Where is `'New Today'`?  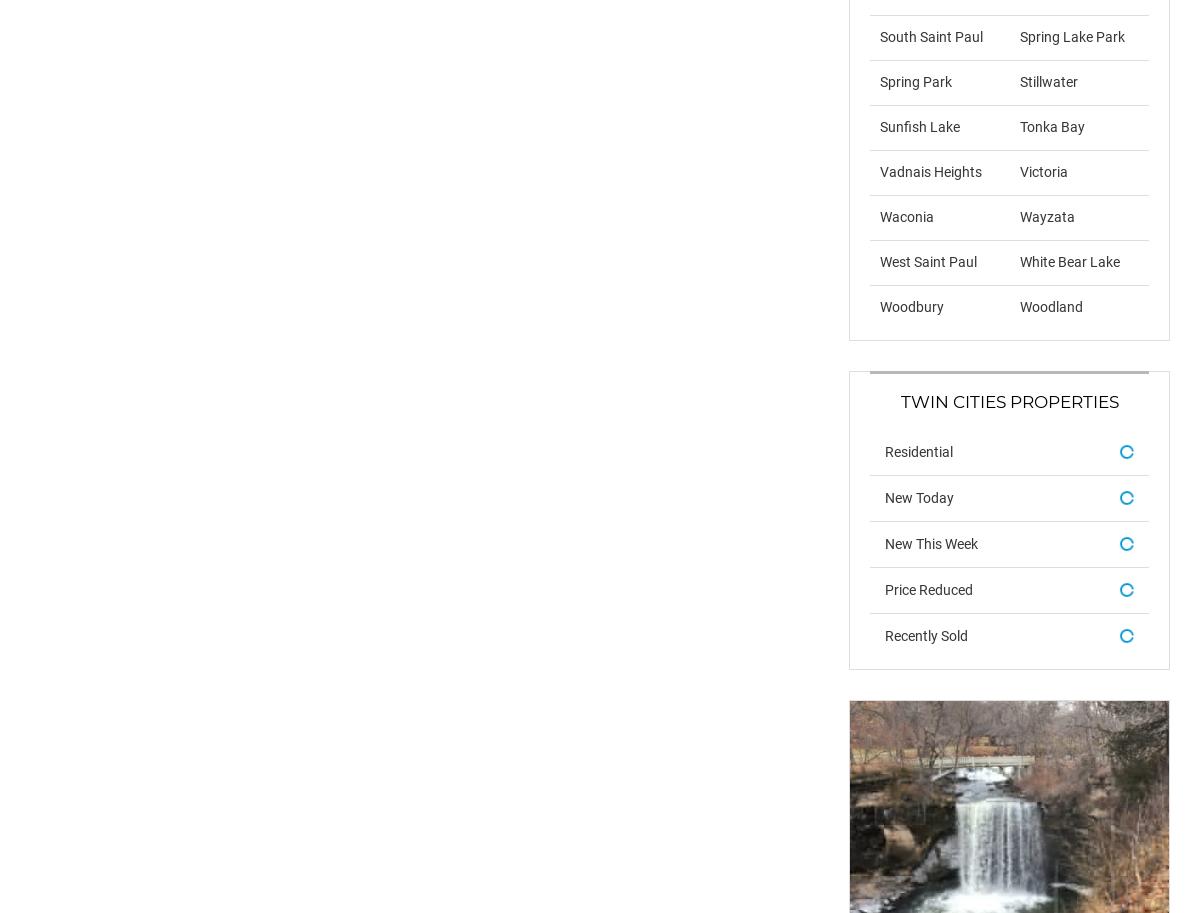
'New Today' is located at coordinates (884, 496).